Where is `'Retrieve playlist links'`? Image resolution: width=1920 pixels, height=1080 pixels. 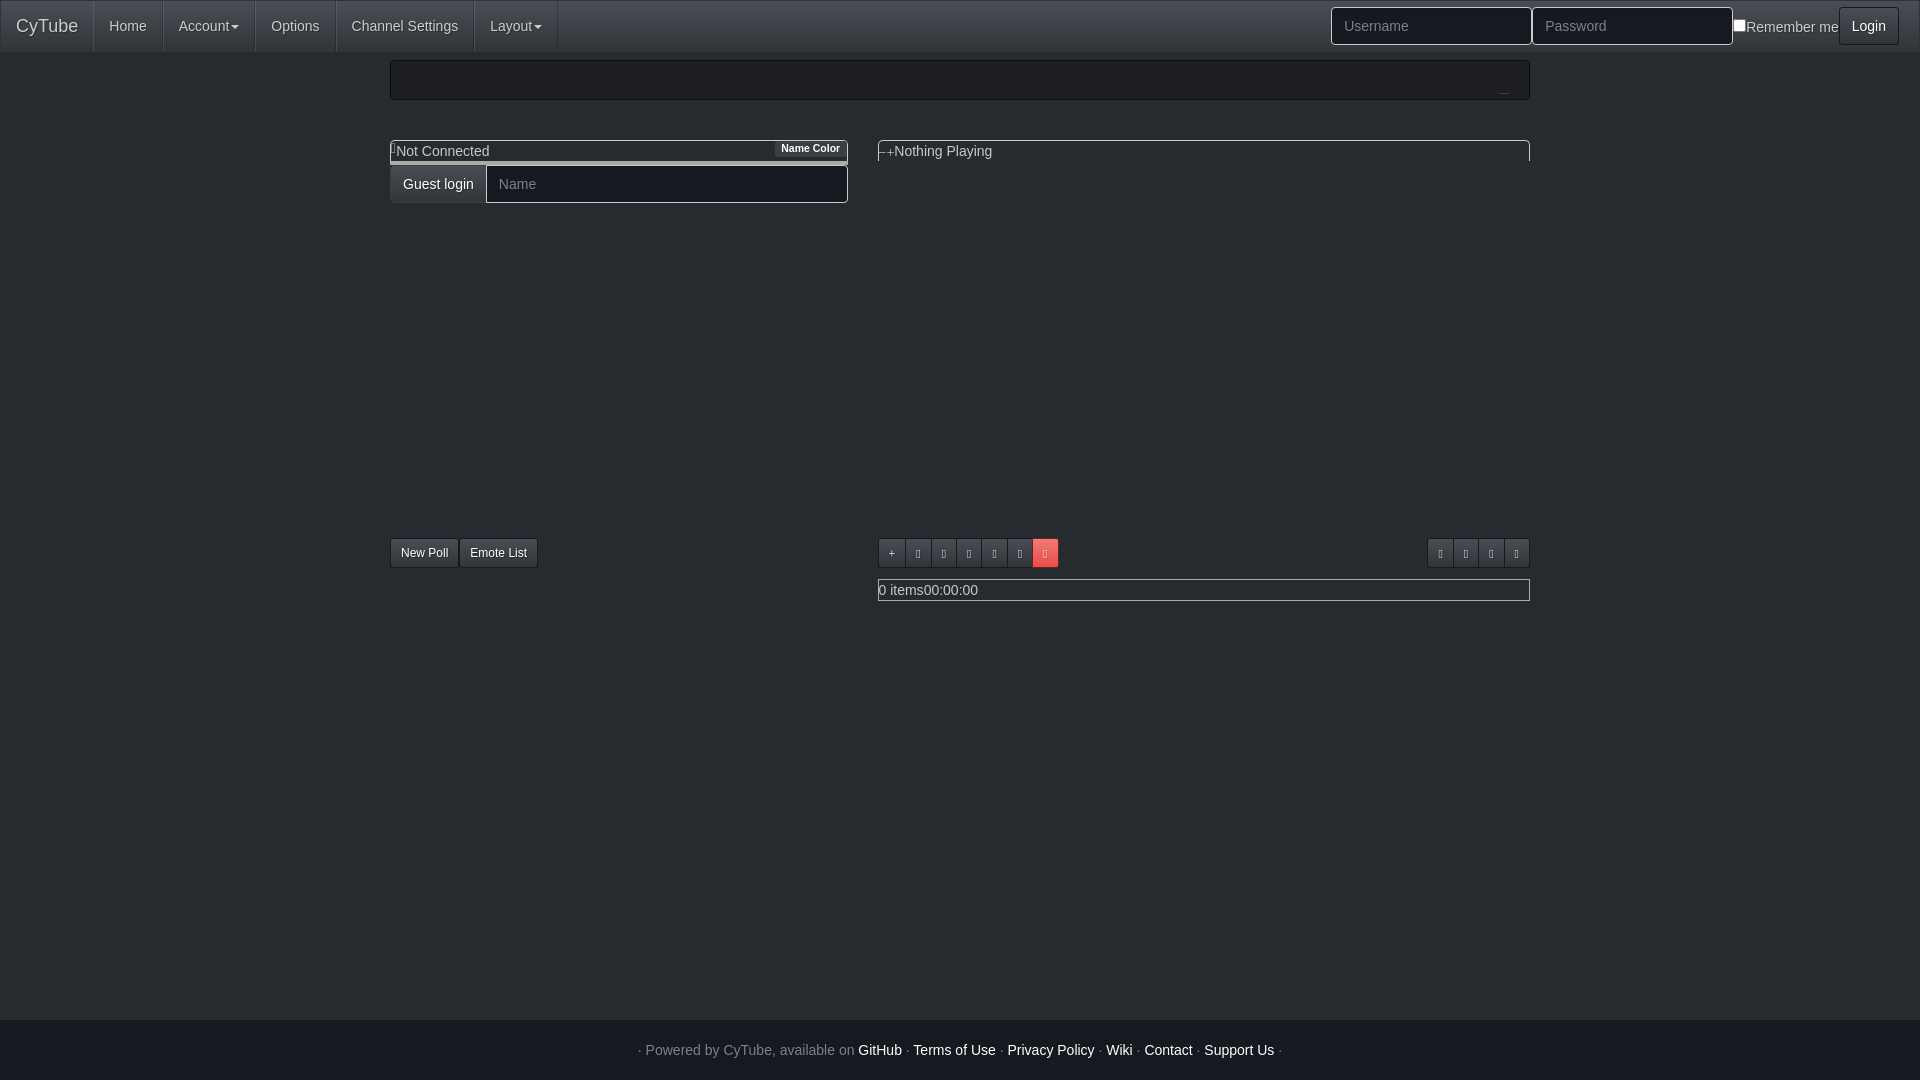
'Retrieve playlist links' is located at coordinates (1491, 552).